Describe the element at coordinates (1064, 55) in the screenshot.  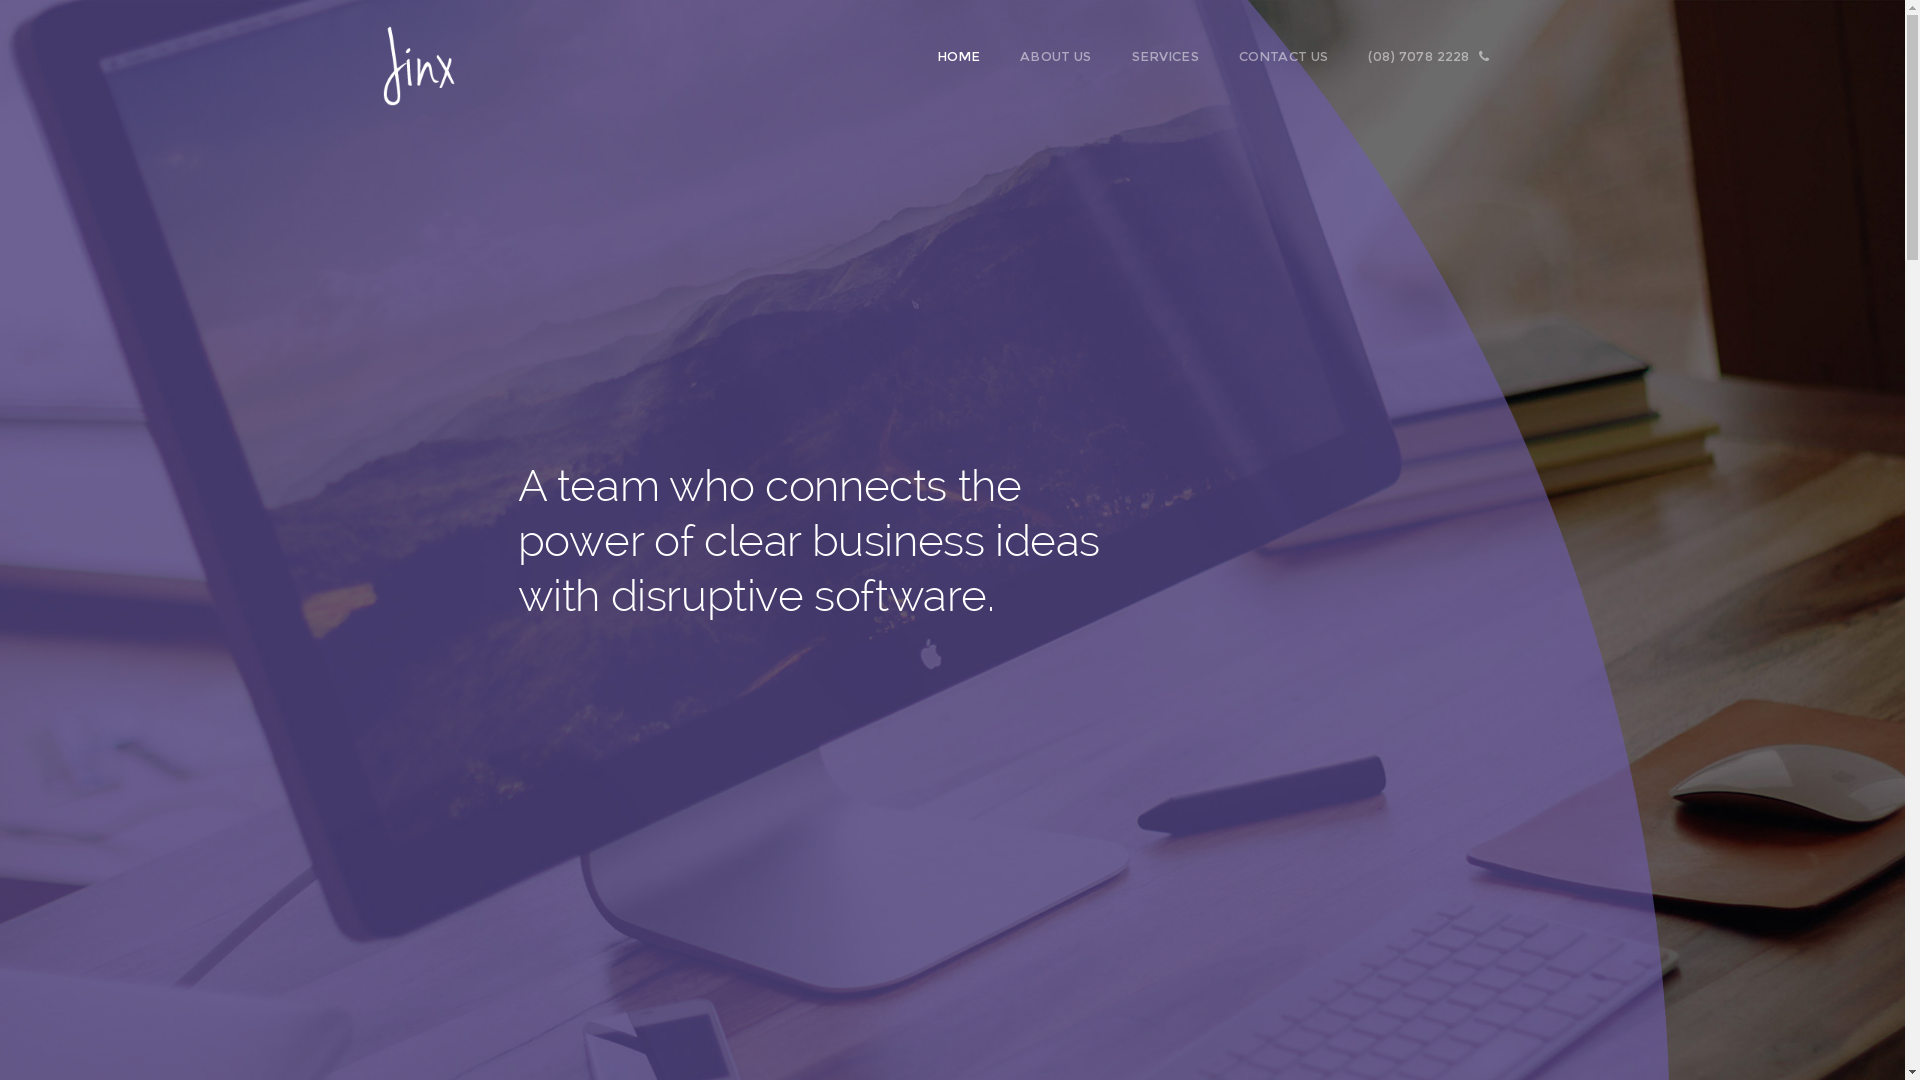
I see `'ABOUT US'` at that location.